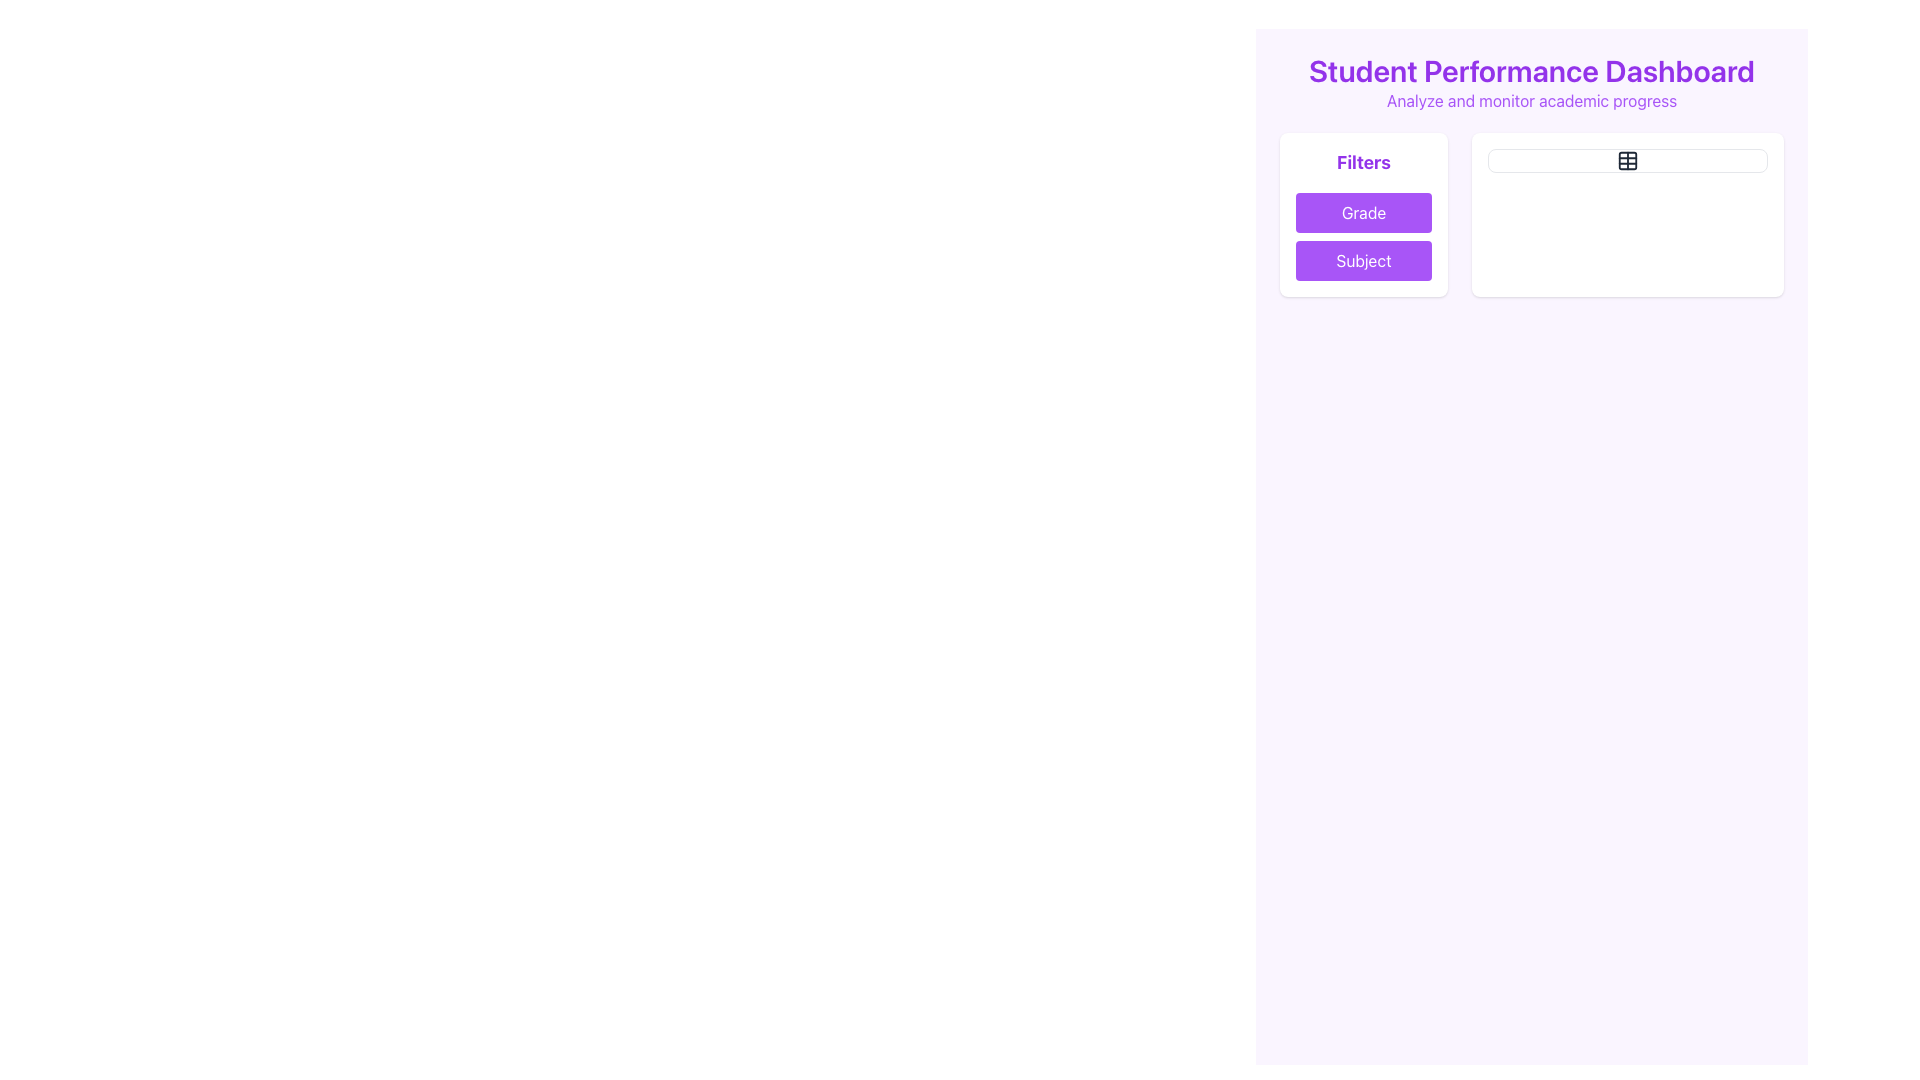 This screenshot has height=1080, width=1920. I want to click on information displayed on the Header text labeled 'Student Performance Dashboard' with the subtitle 'Analyze and monitor academic progress' located at the top of the dashboard interface, so click(1530, 82).